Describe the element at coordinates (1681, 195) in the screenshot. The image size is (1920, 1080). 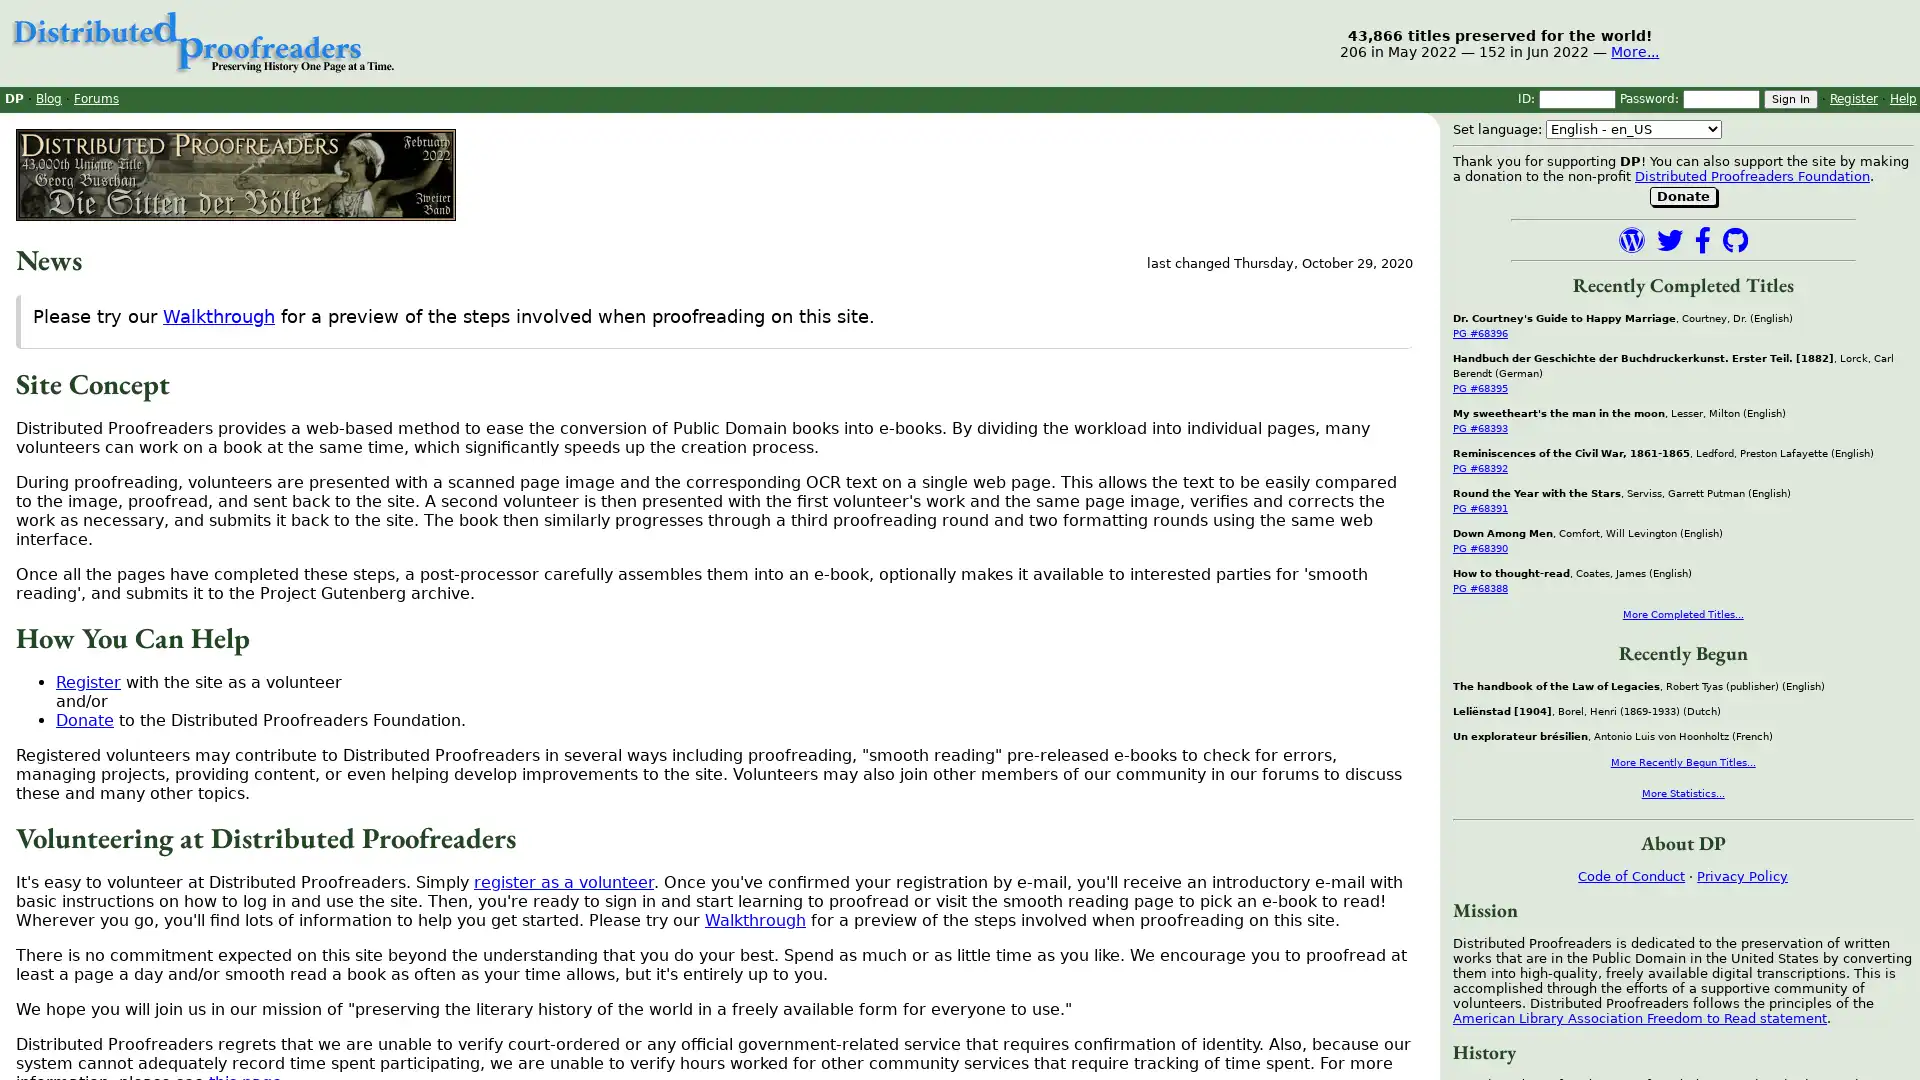
I see `Donate` at that location.